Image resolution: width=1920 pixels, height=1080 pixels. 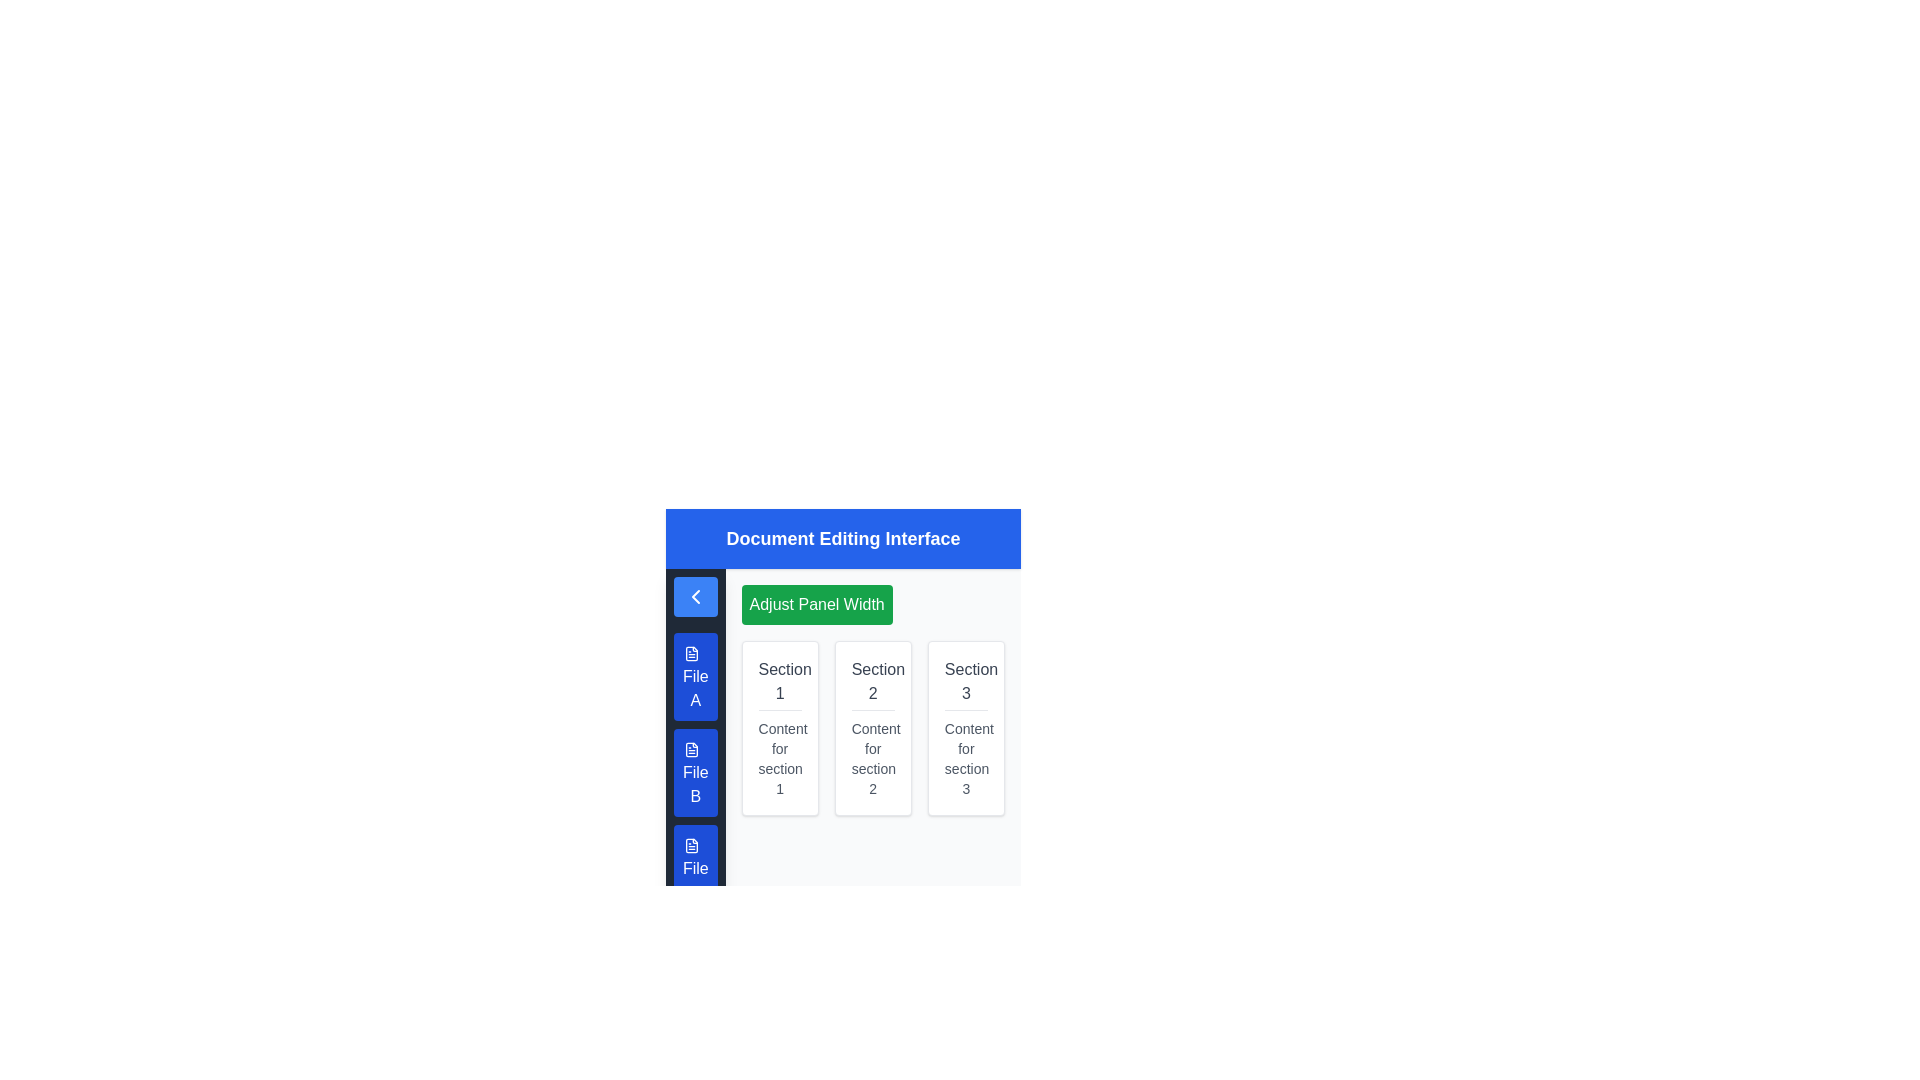 I want to click on possible styling changes on interaction for the content display widget titled 'Section 2', which is the center card in a grid layout beneath the 'Adjust Panel Width' header, so click(x=873, y=728).